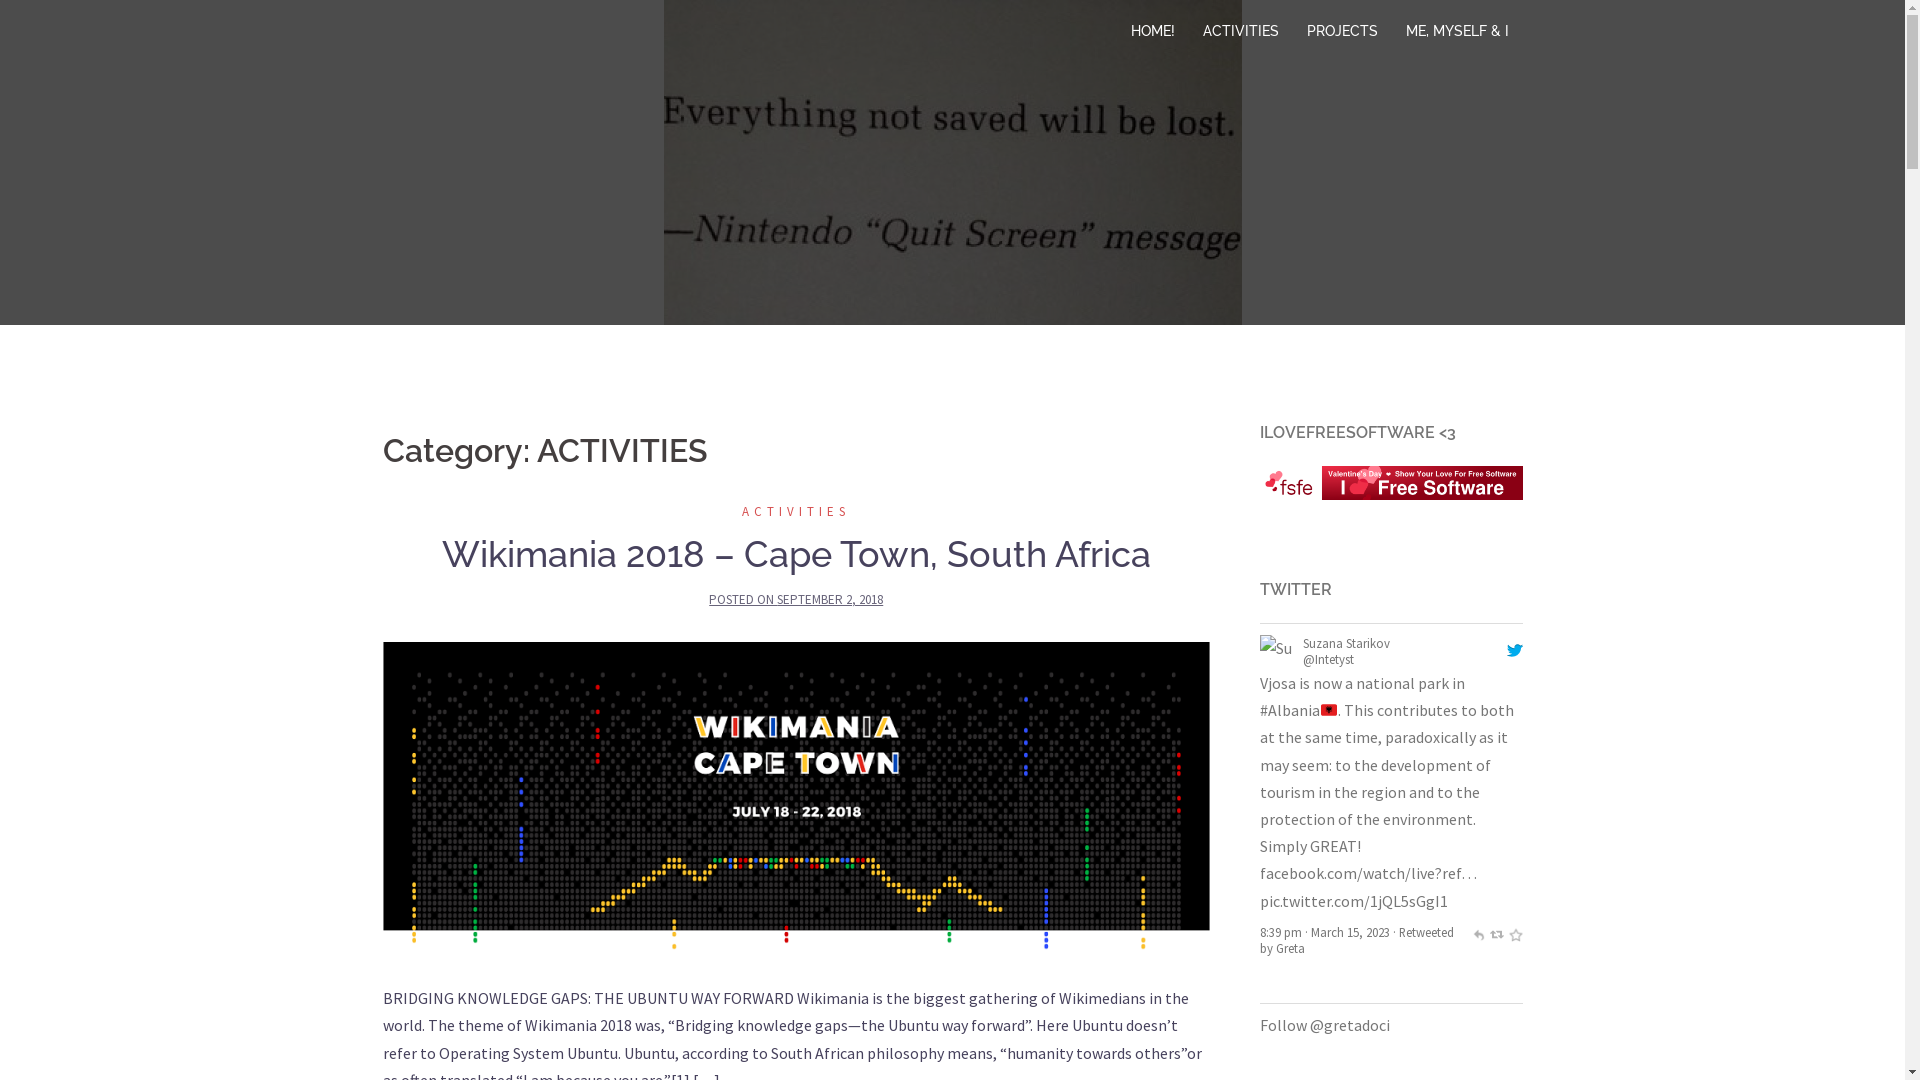 The width and height of the screenshot is (1920, 1080). I want to click on 'favorite', so click(1507, 932).